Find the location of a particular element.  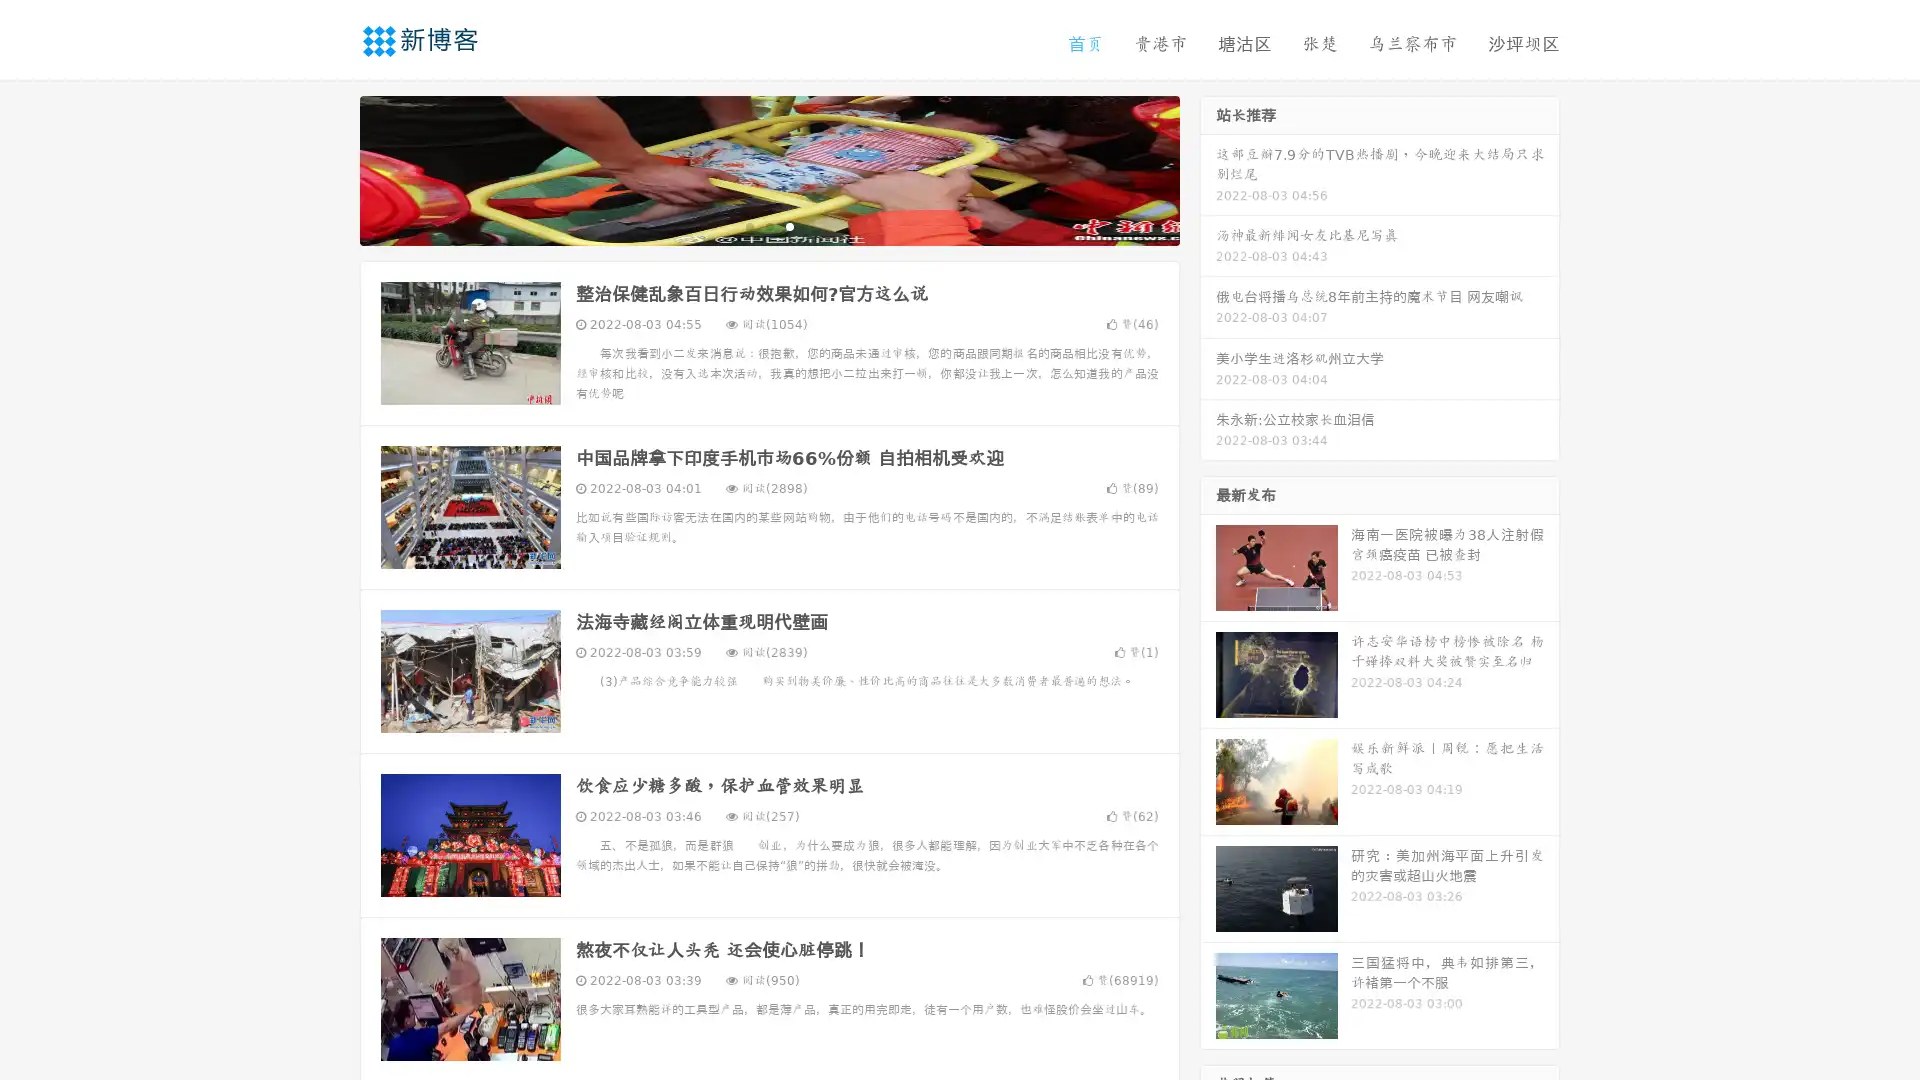

Go to slide 1 is located at coordinates (748, 225).